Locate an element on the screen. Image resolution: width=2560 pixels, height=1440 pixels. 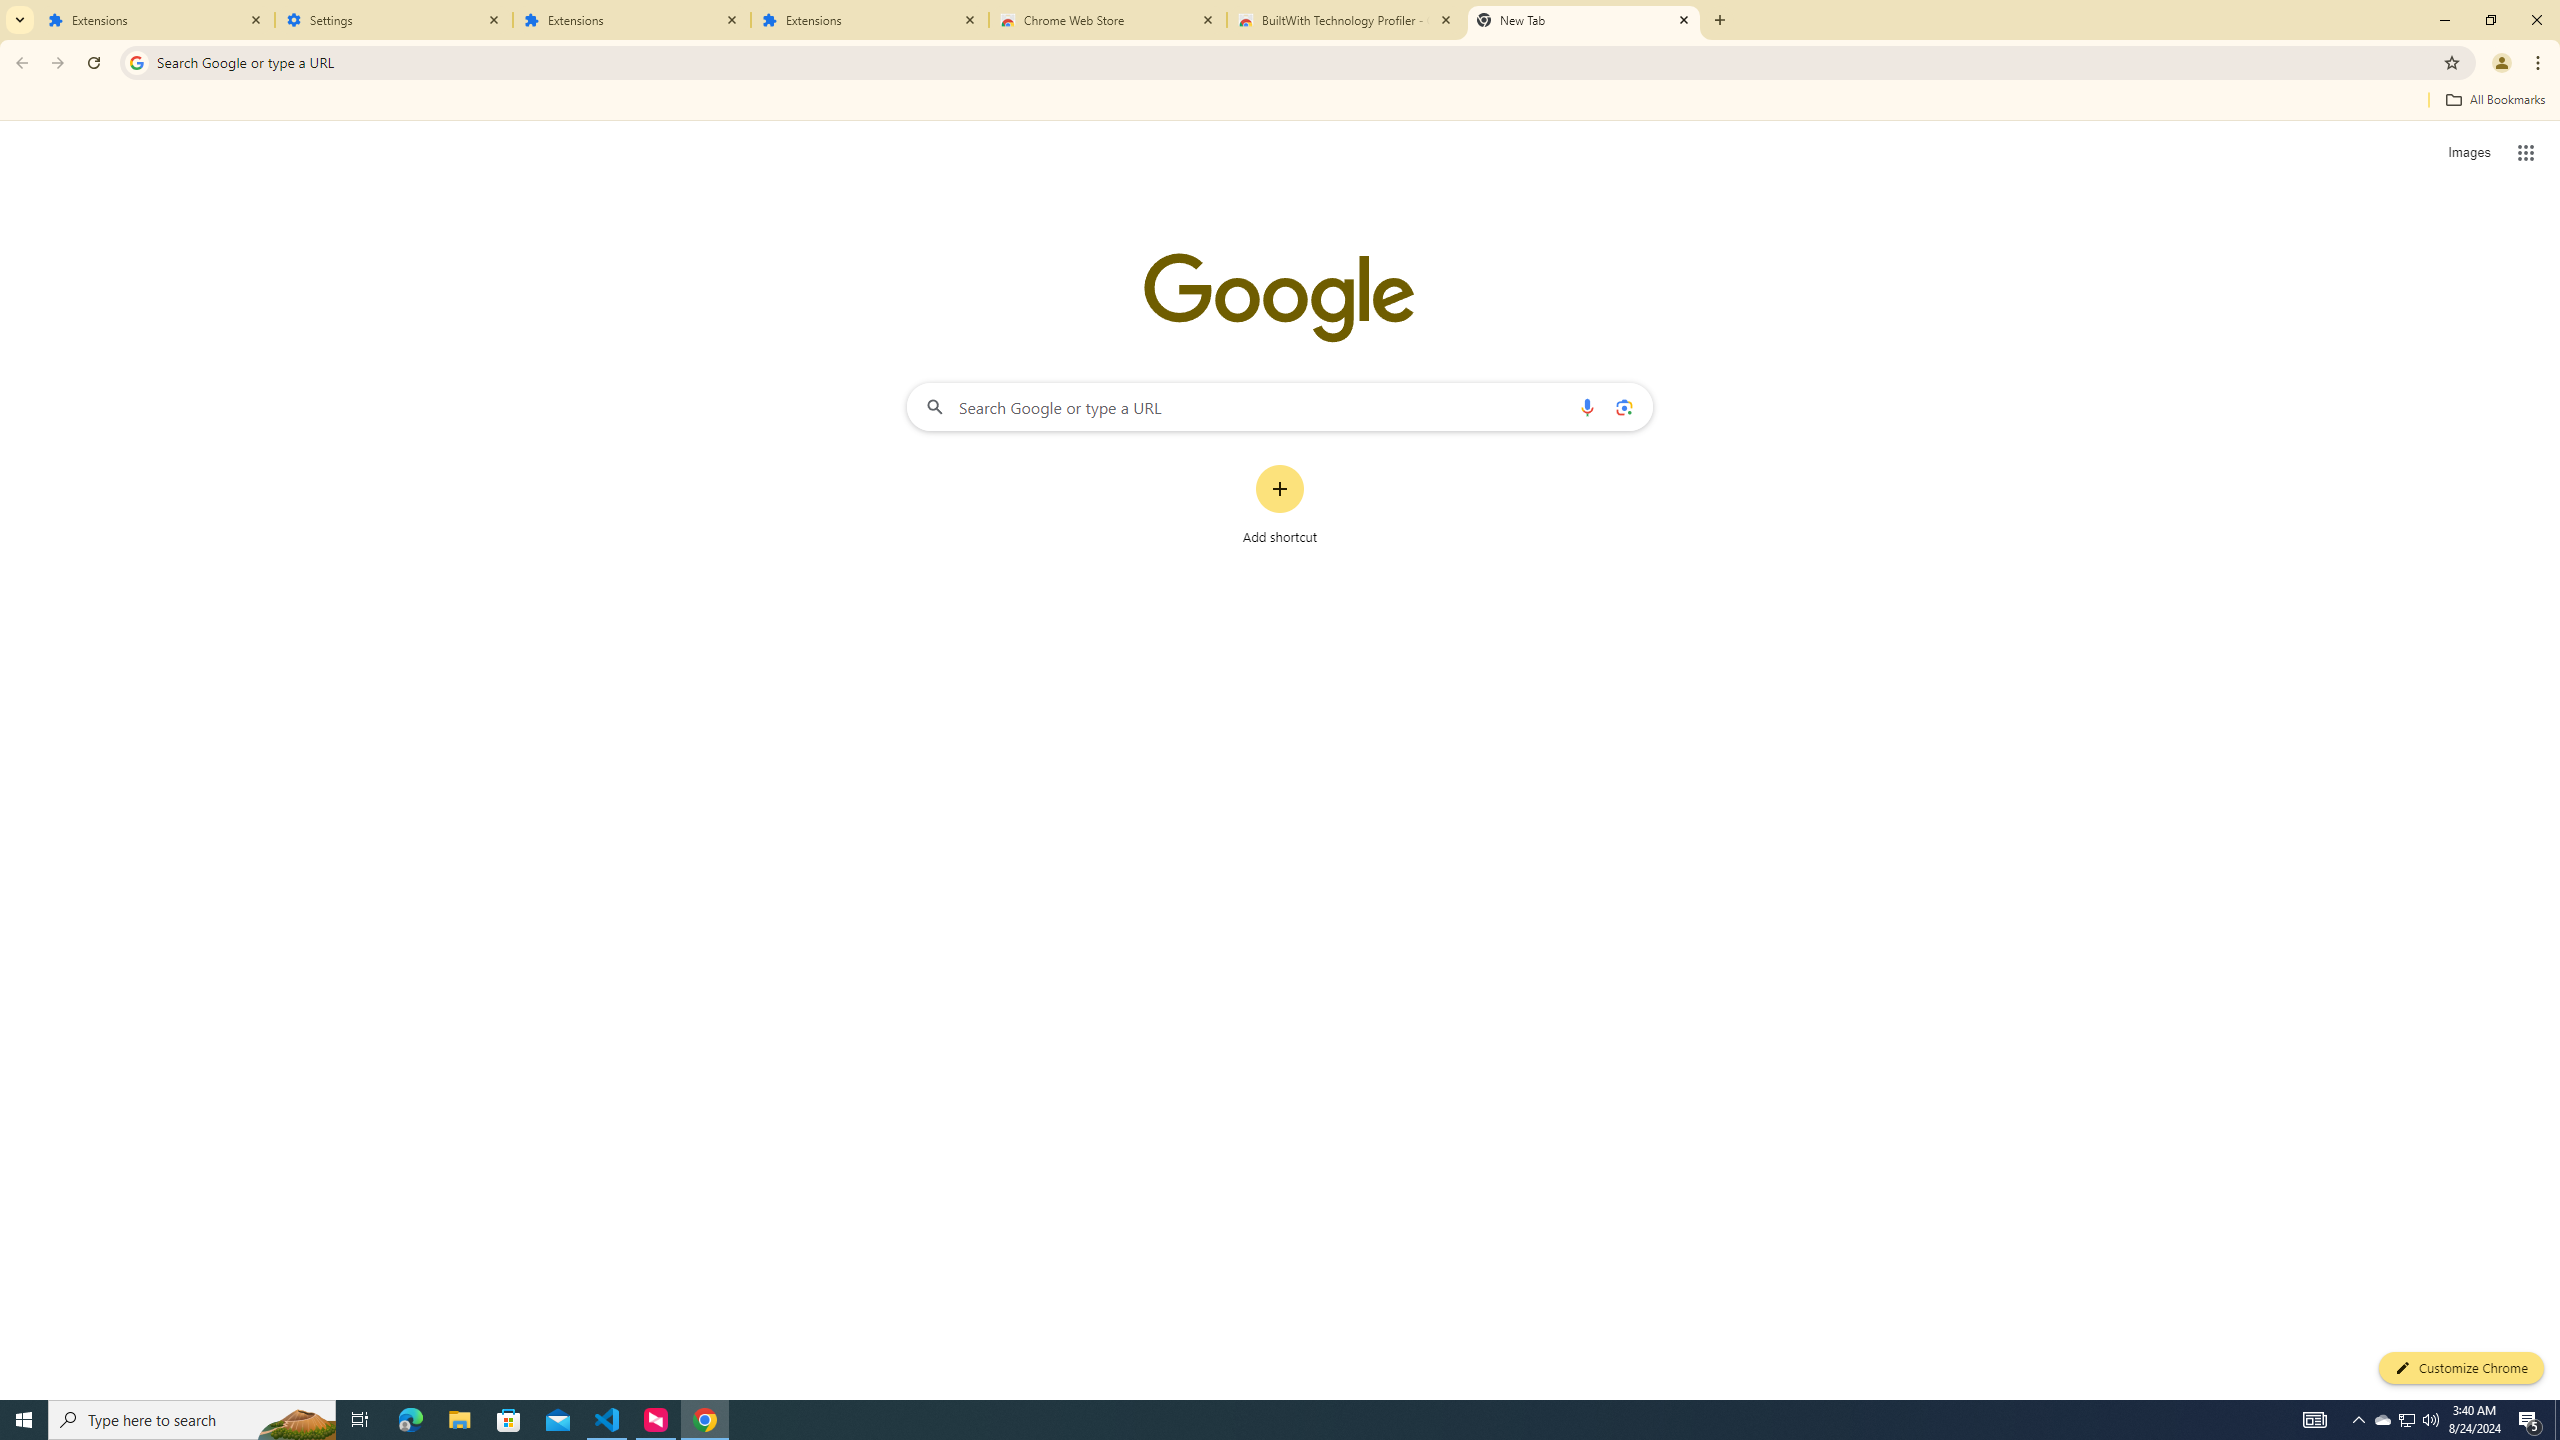
'Forward' is located at coordinates (57, 62).